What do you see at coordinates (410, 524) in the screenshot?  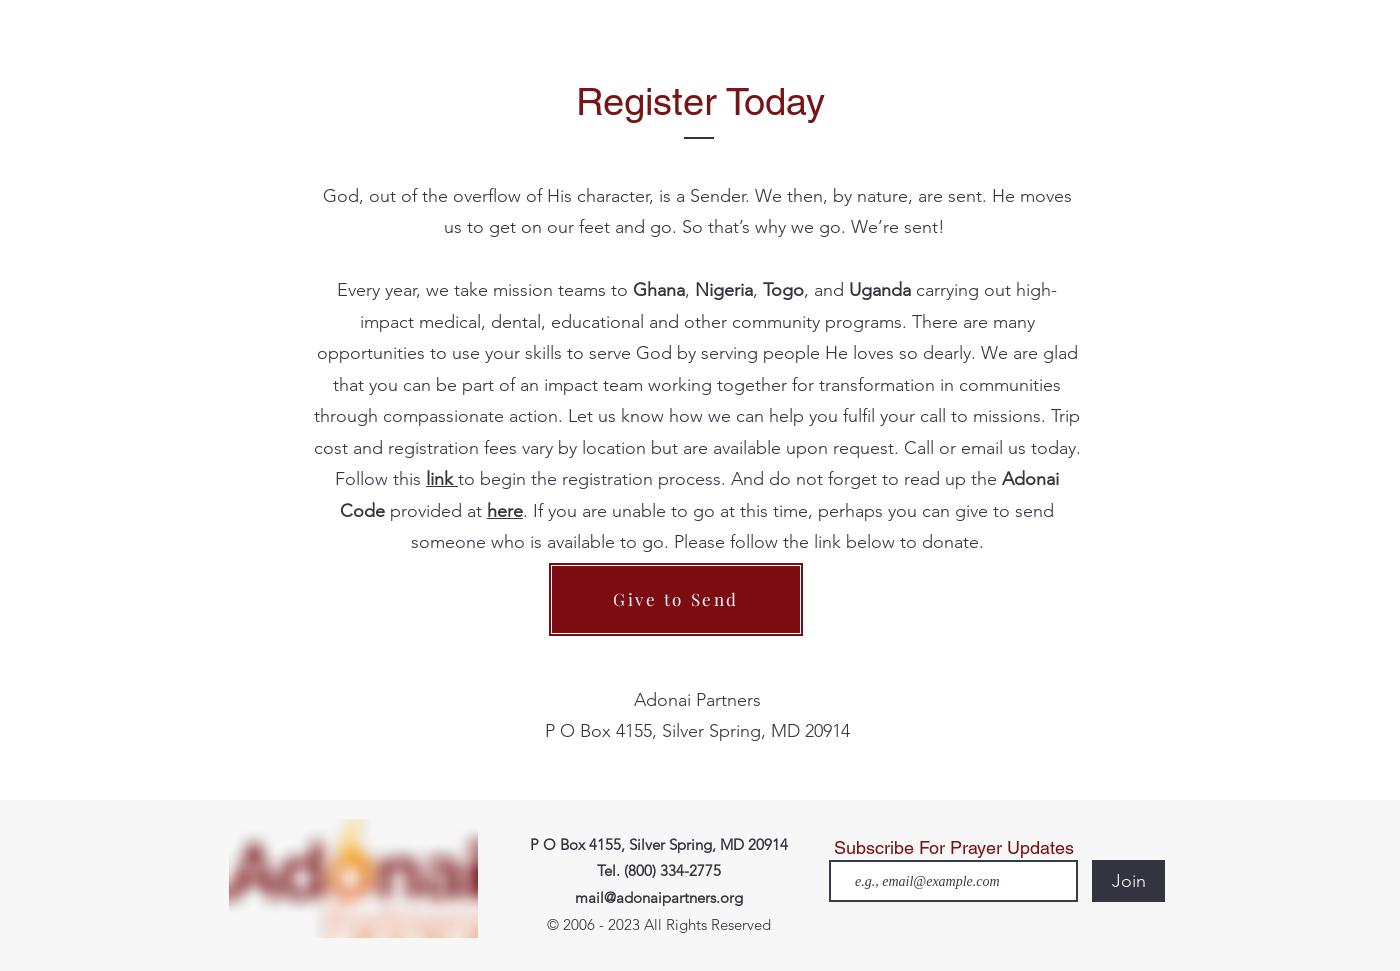 I see `'. If you are unable to go at this time, perhaps you can give to send someone who is available to go. Please follow the link below to donate.'` at bounding box center [410, 524].